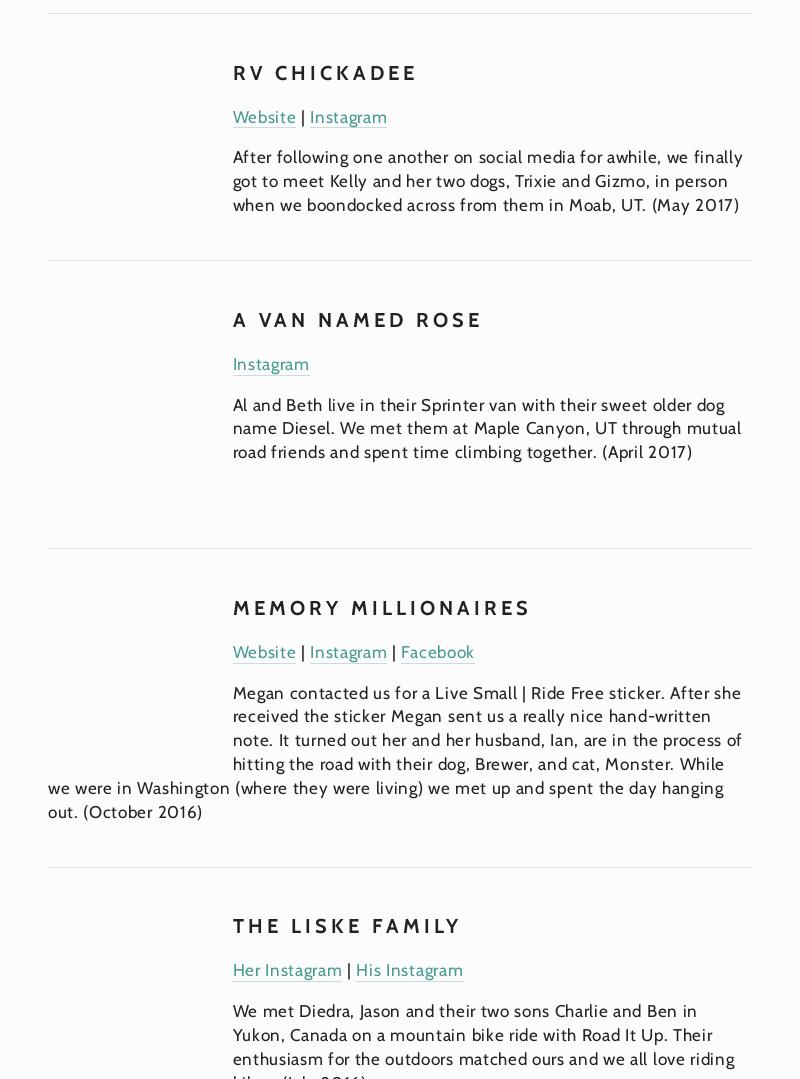  Describe the element at coordinates (436, 649) in the screenshot. I see `'Facebook'` at that location.